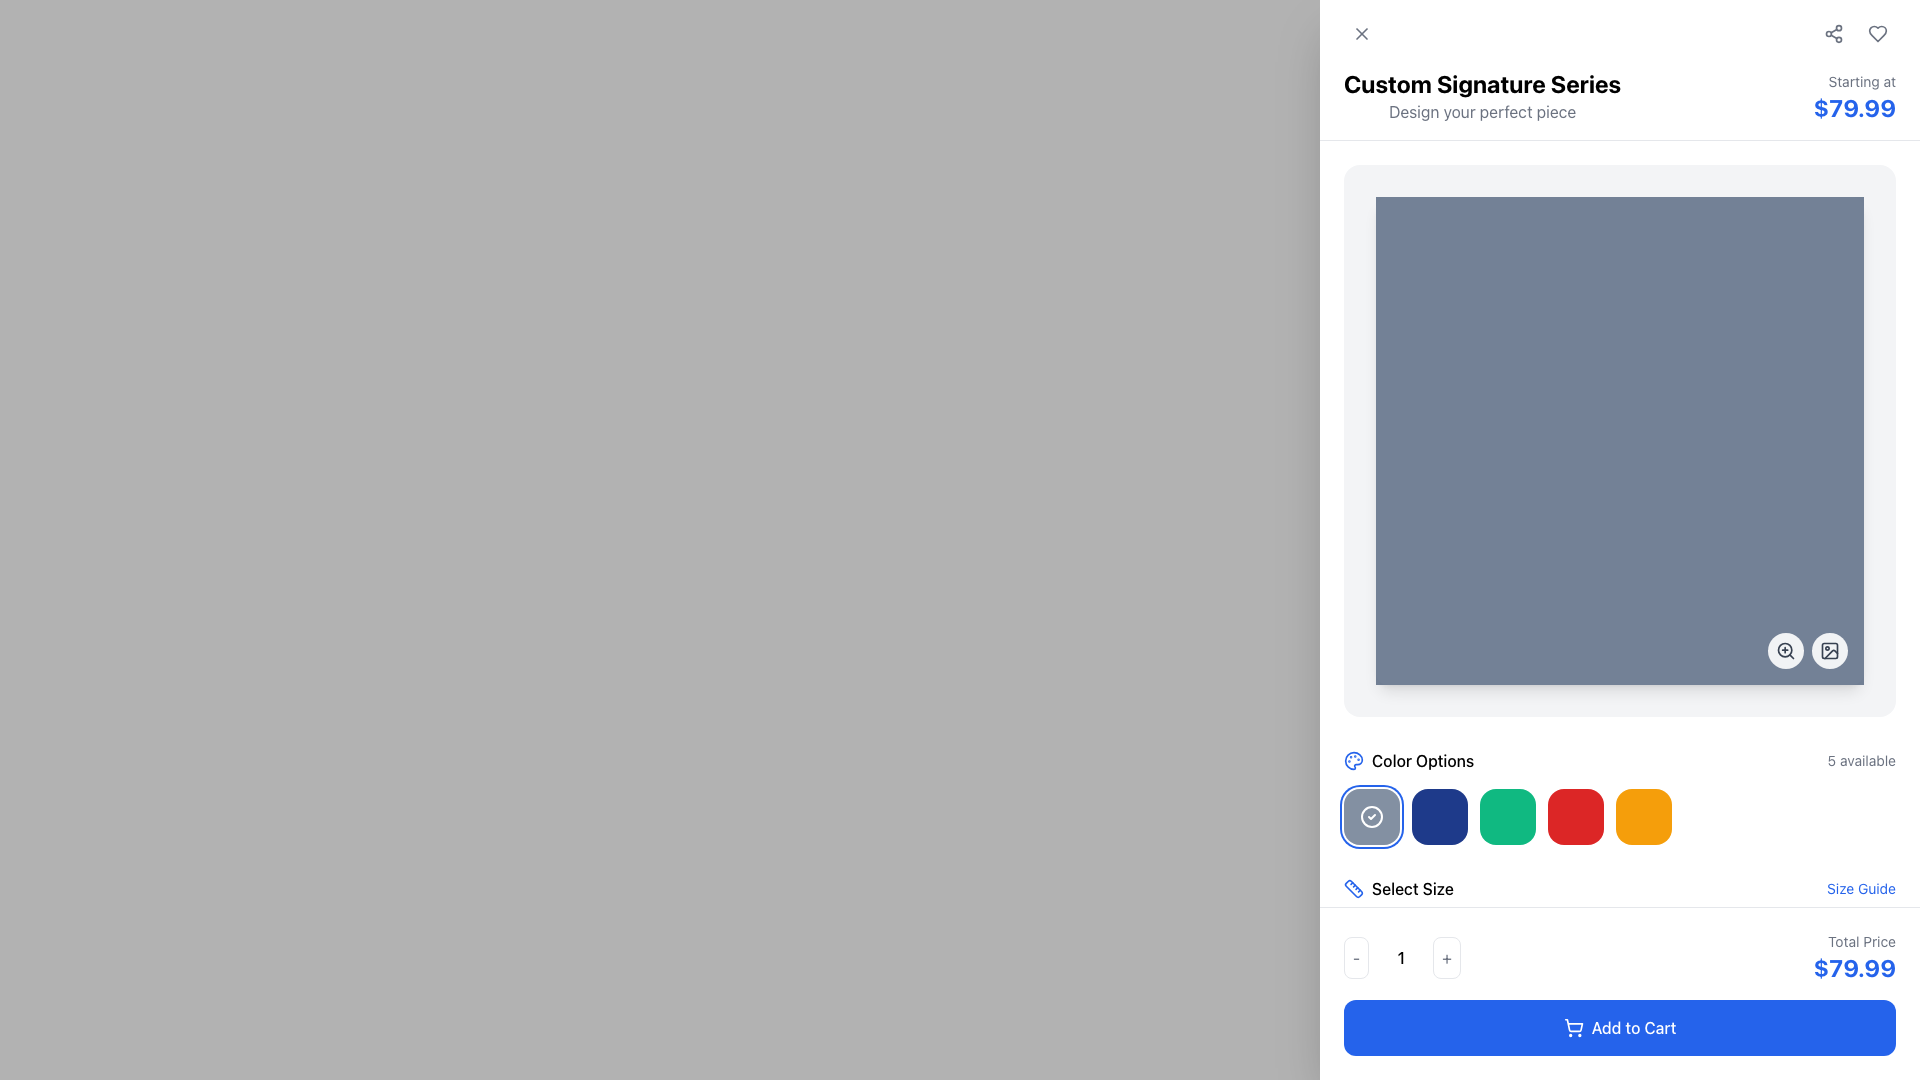  Describe the element at coordinates (1833, 34) in the screenshot. I see `the Share button represented as an SVG icon located in the top right portion of the interface to share the content` at that location.